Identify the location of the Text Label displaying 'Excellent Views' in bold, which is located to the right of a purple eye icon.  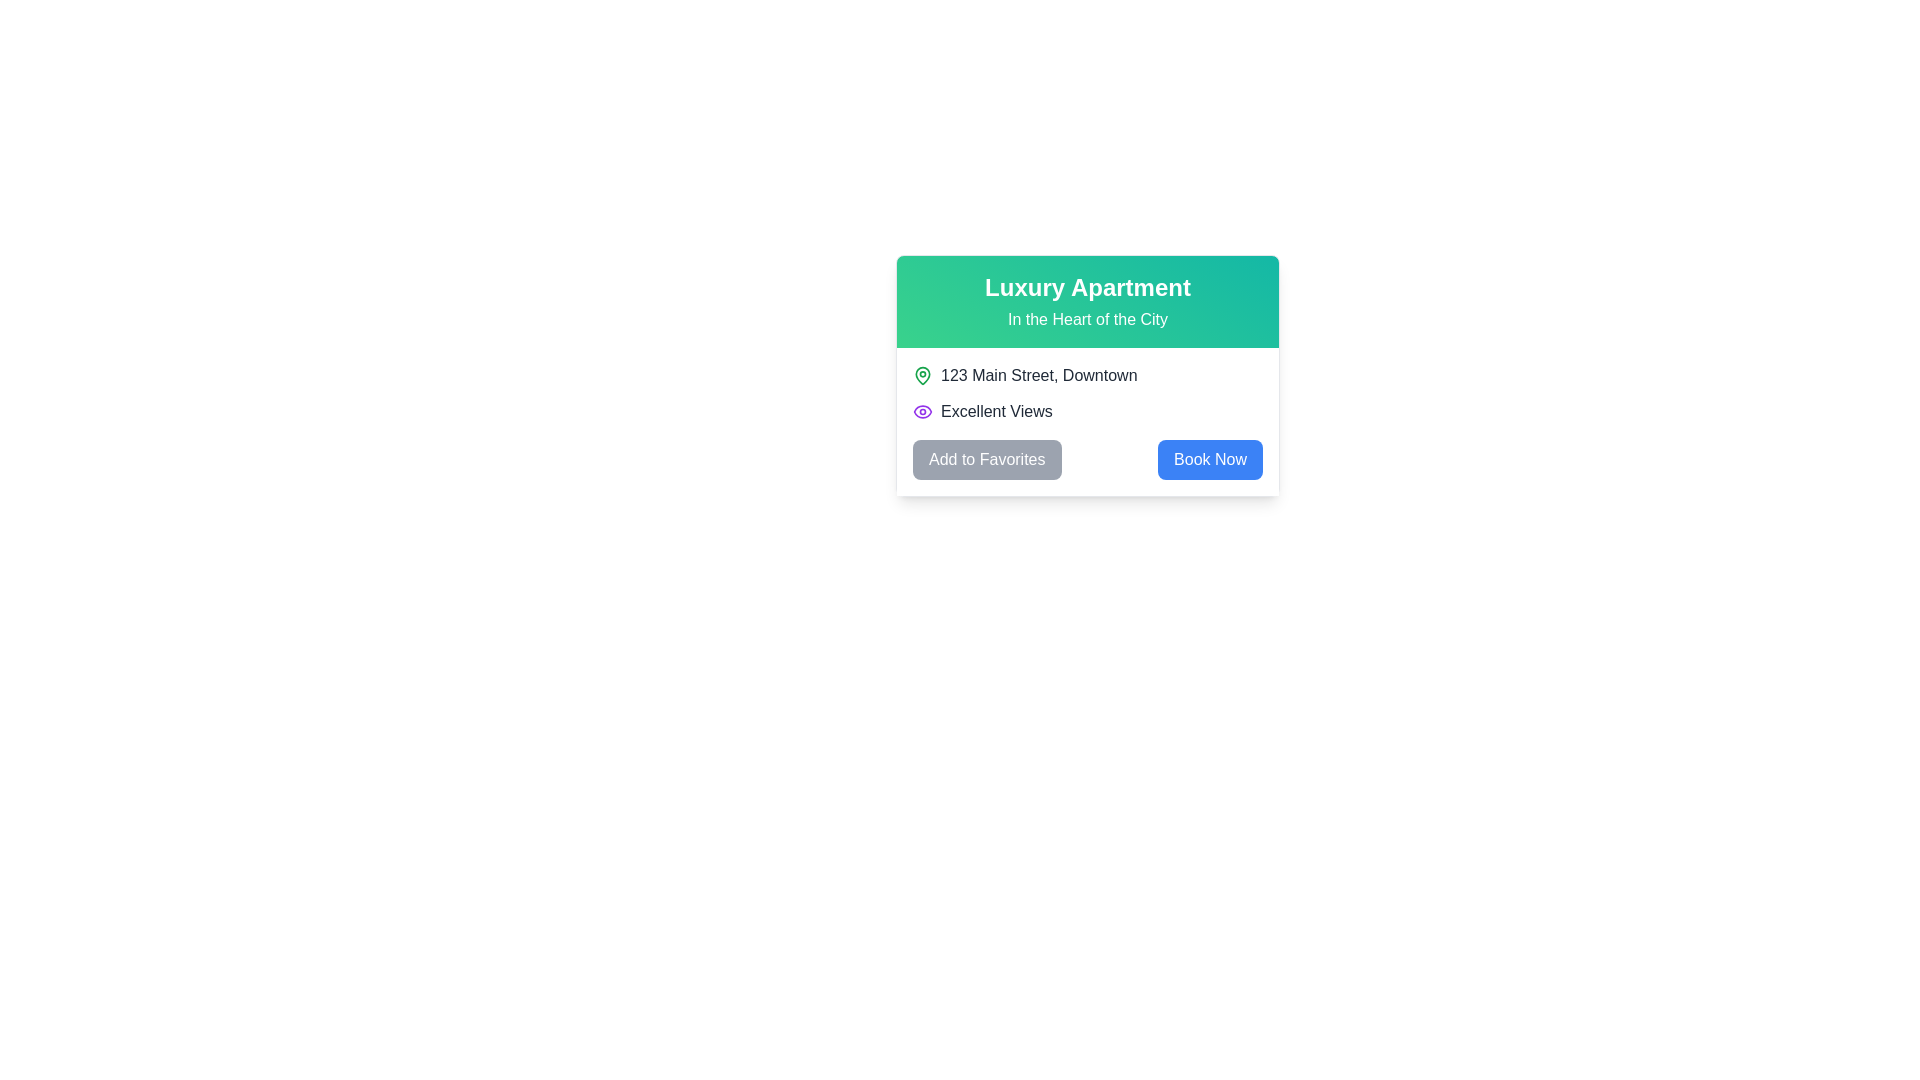
(996, 411).